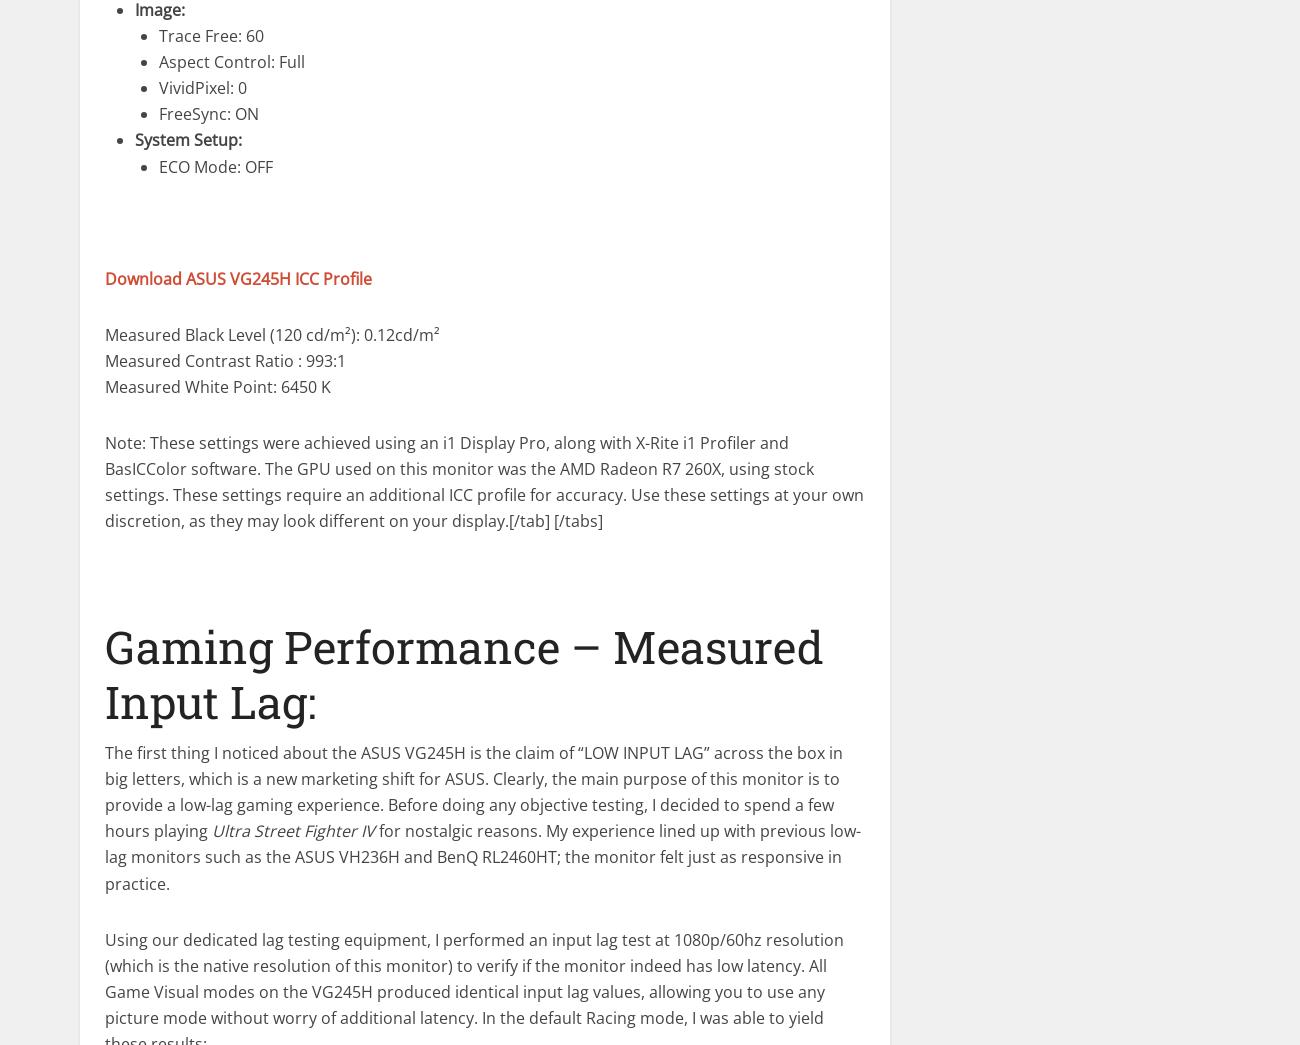  I want to click on 'Trace Free: 60', so click(211, 34).